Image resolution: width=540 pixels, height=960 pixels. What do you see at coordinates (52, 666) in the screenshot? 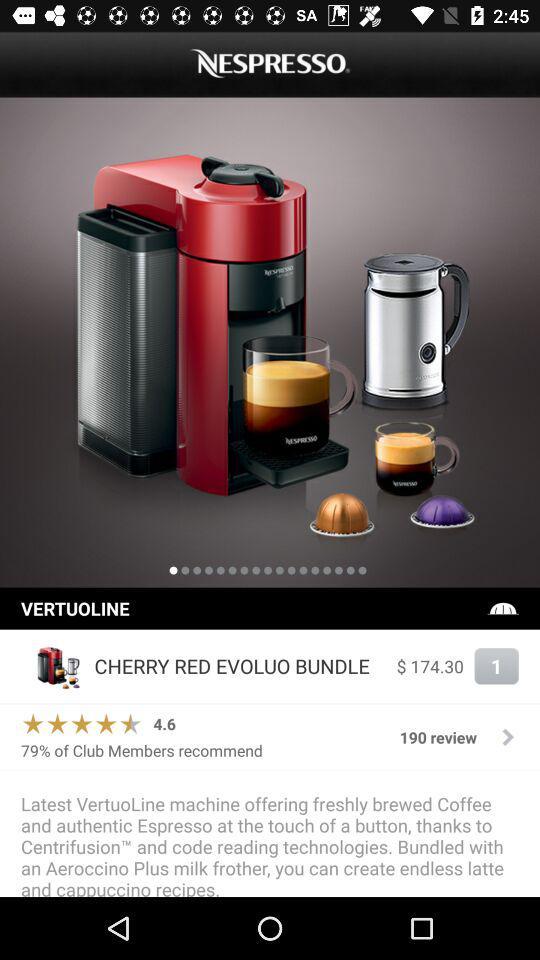
I see `the item next to the cherry red evoluo icon` at bounding box center [52, 666].